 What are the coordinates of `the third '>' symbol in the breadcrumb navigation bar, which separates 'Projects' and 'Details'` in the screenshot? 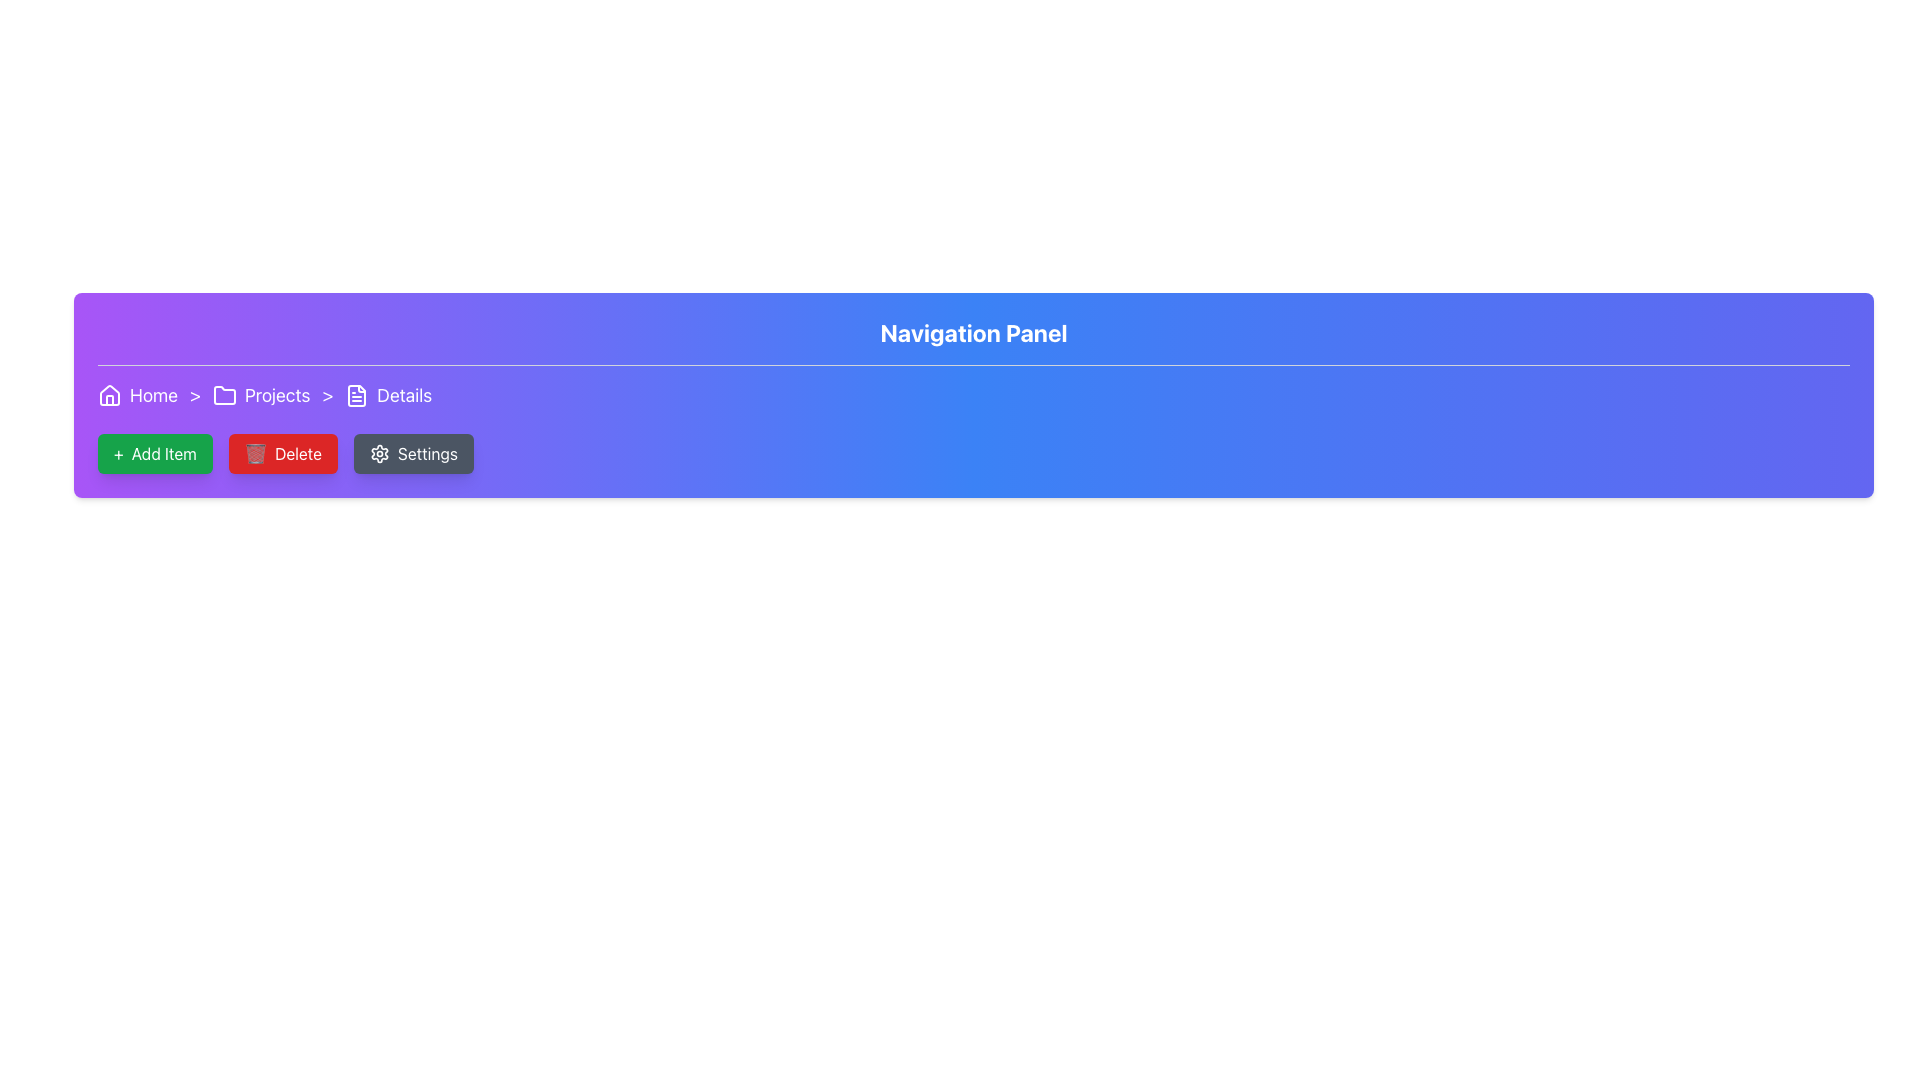 It's located at (327, 396).